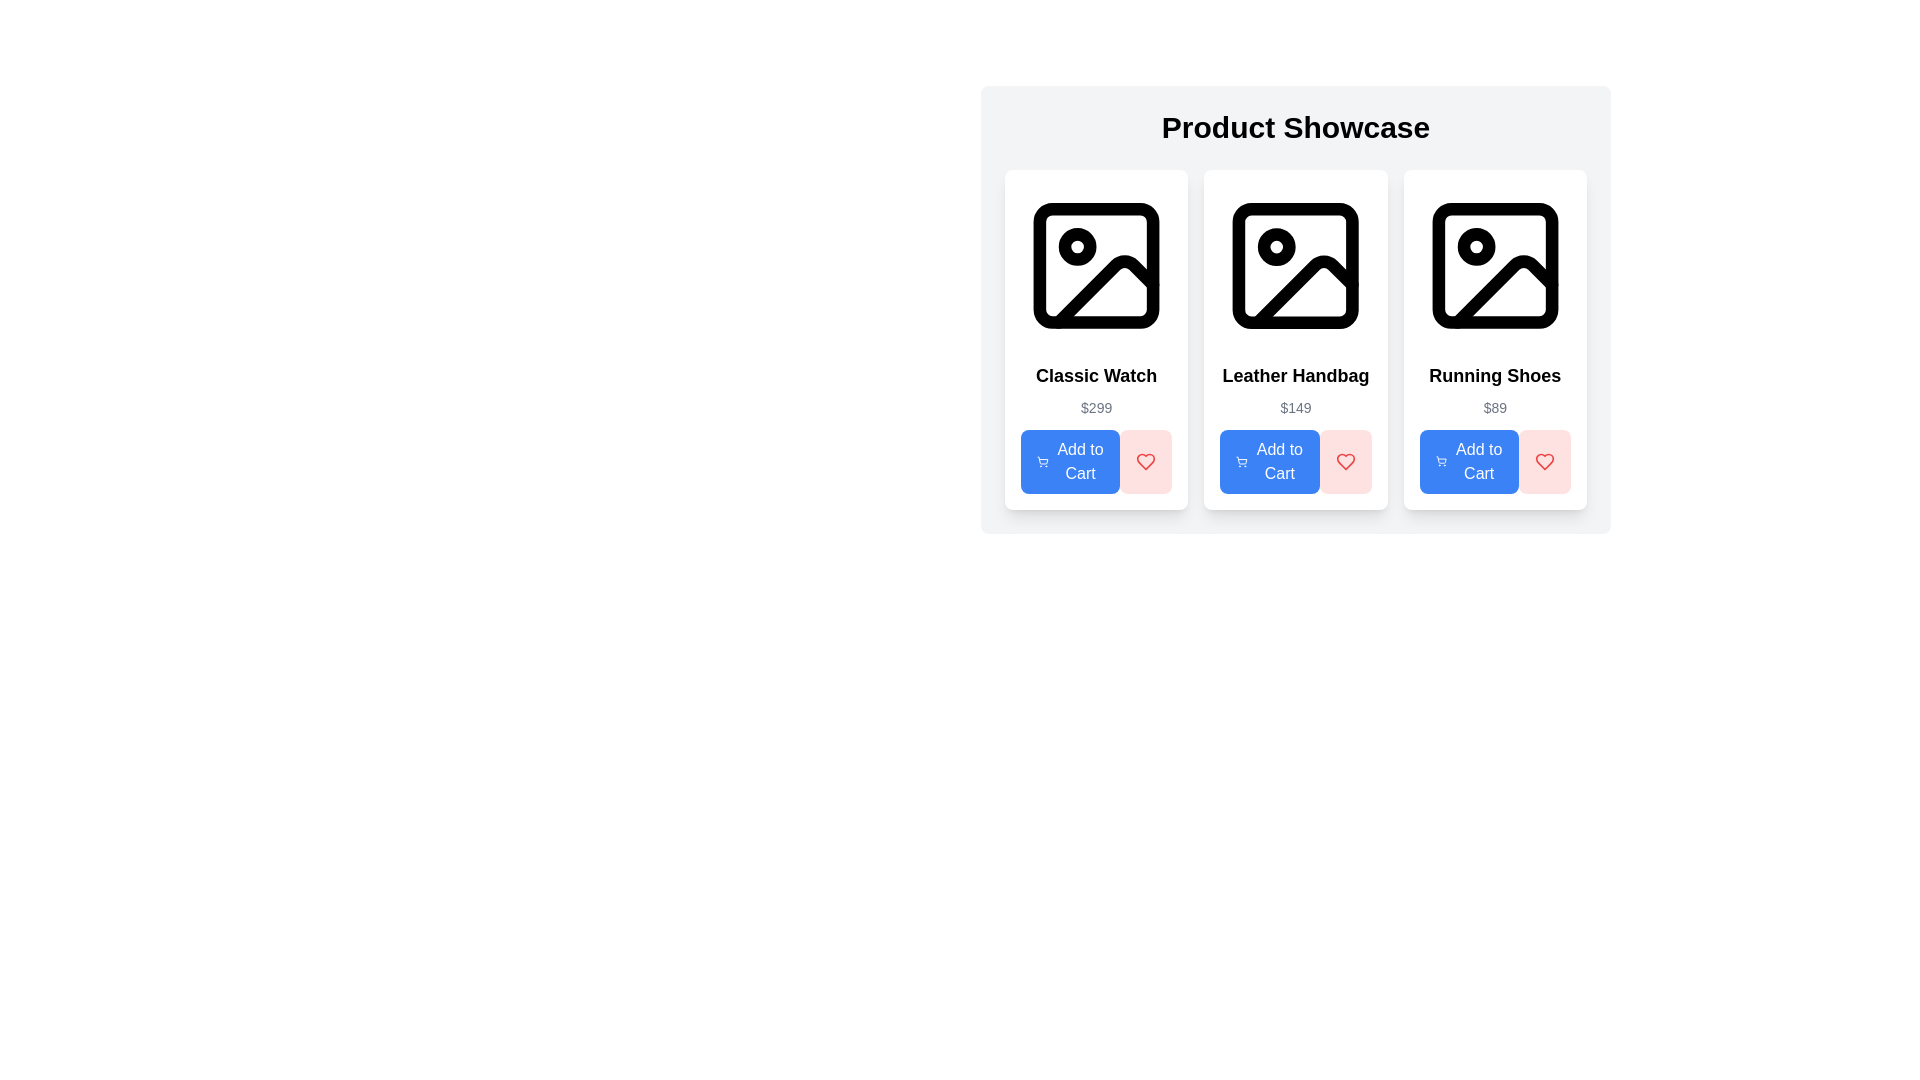 This screenshot has width=1920, height=1080. Describe the element at coordinates (1345, 462) in the screenshot. I see `the 'Like' or 'Favorite' button for the 'Leather Handbag' product` at that location.